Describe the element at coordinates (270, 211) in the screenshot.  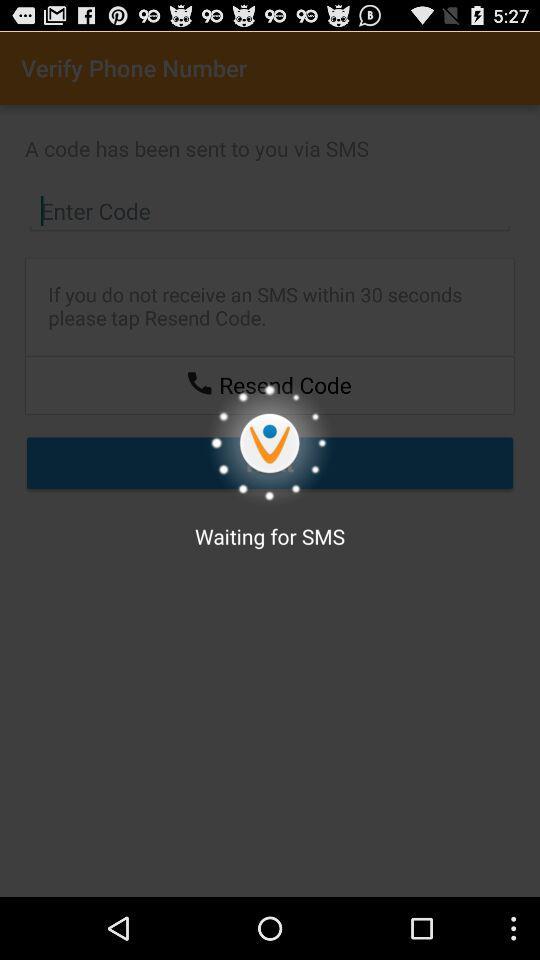
I see `code option` at that location.